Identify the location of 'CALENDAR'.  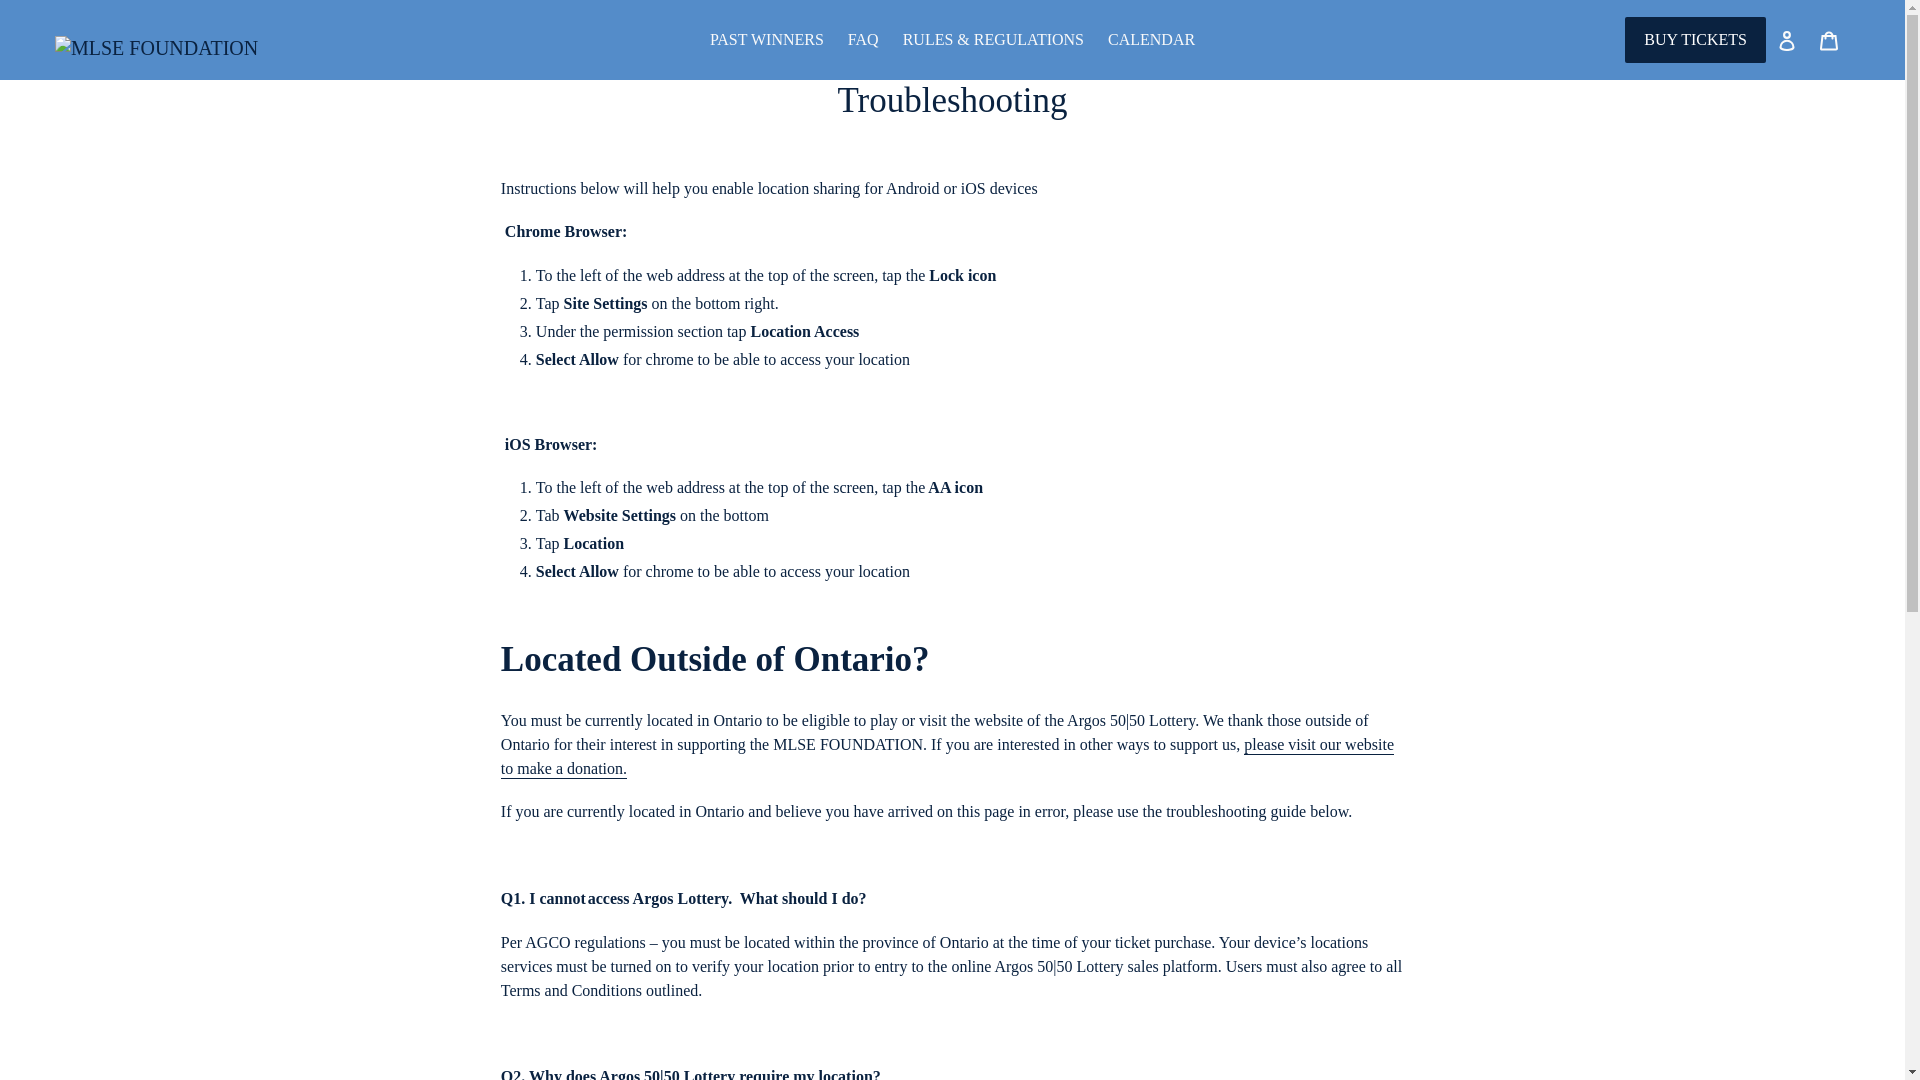
(1151, 39).